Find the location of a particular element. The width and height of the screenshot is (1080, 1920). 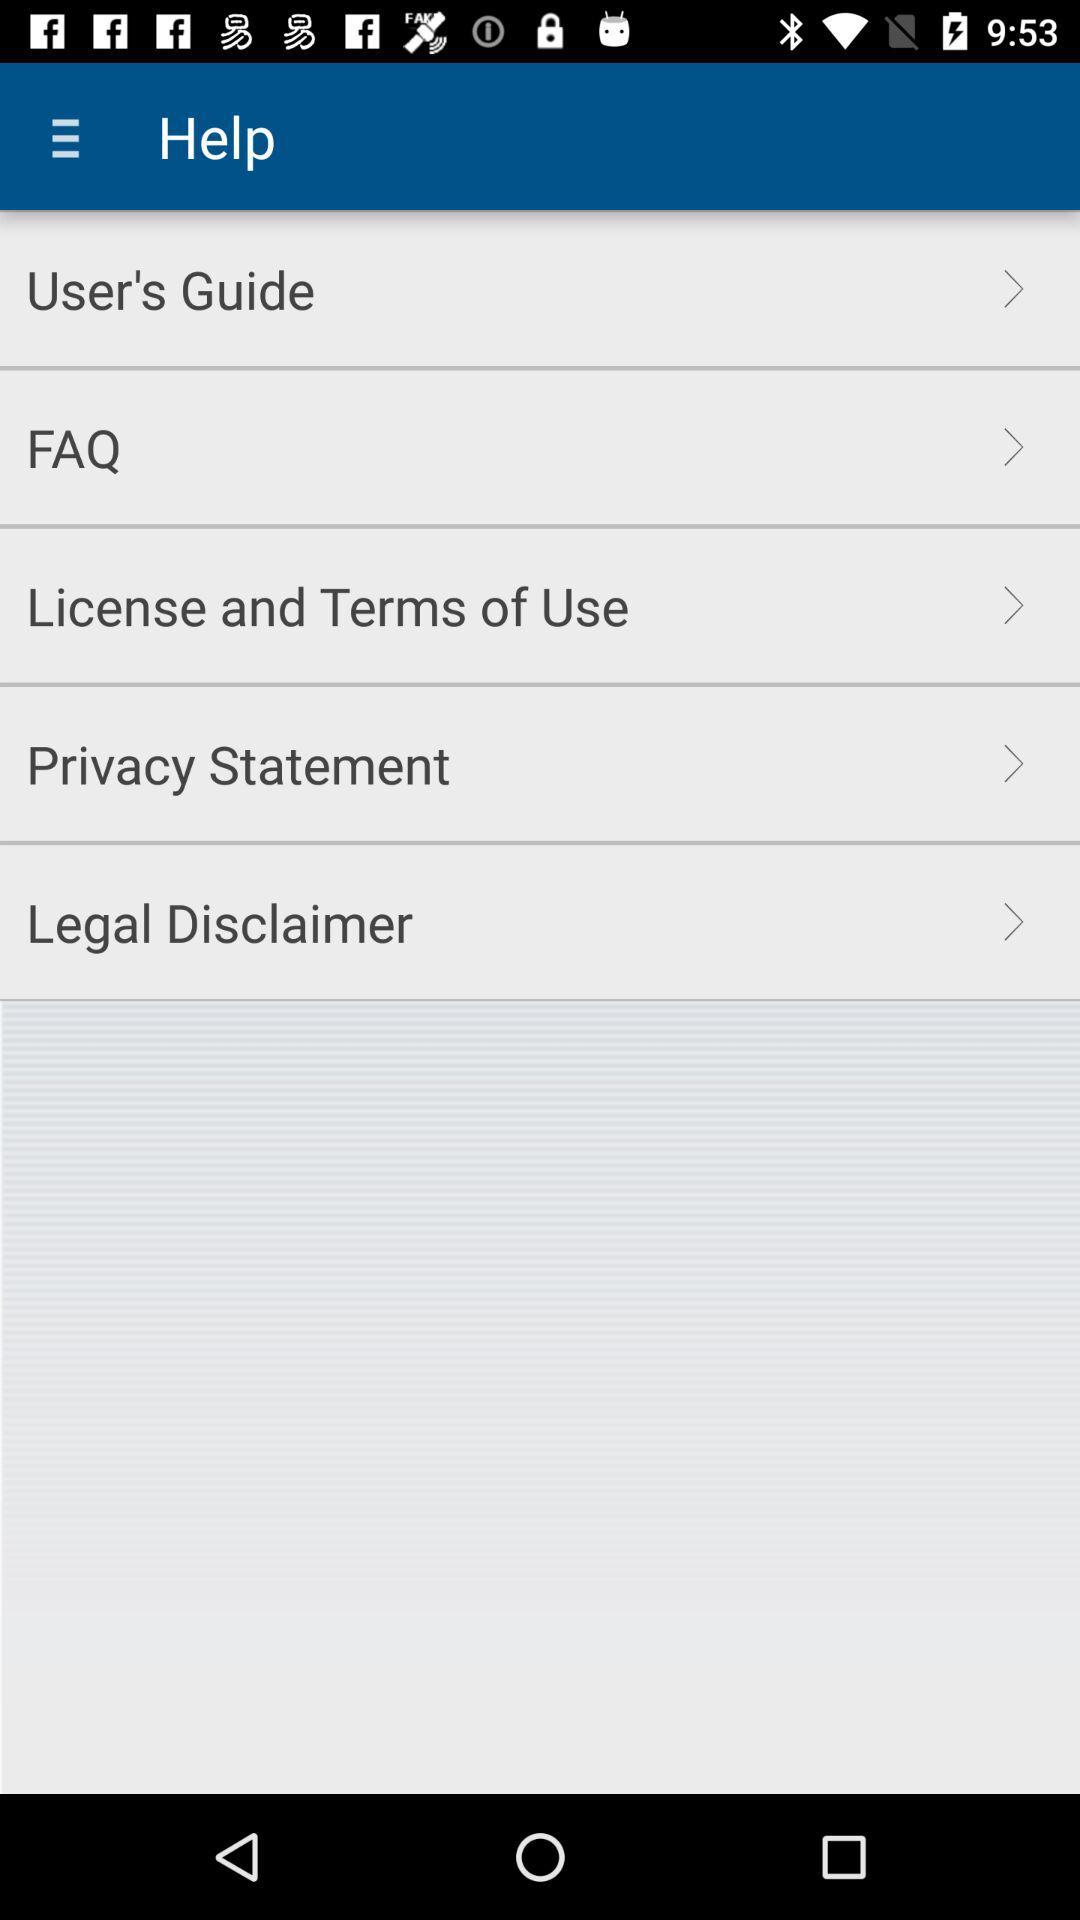

the privacy statement item is located at coordinates (237, 762).